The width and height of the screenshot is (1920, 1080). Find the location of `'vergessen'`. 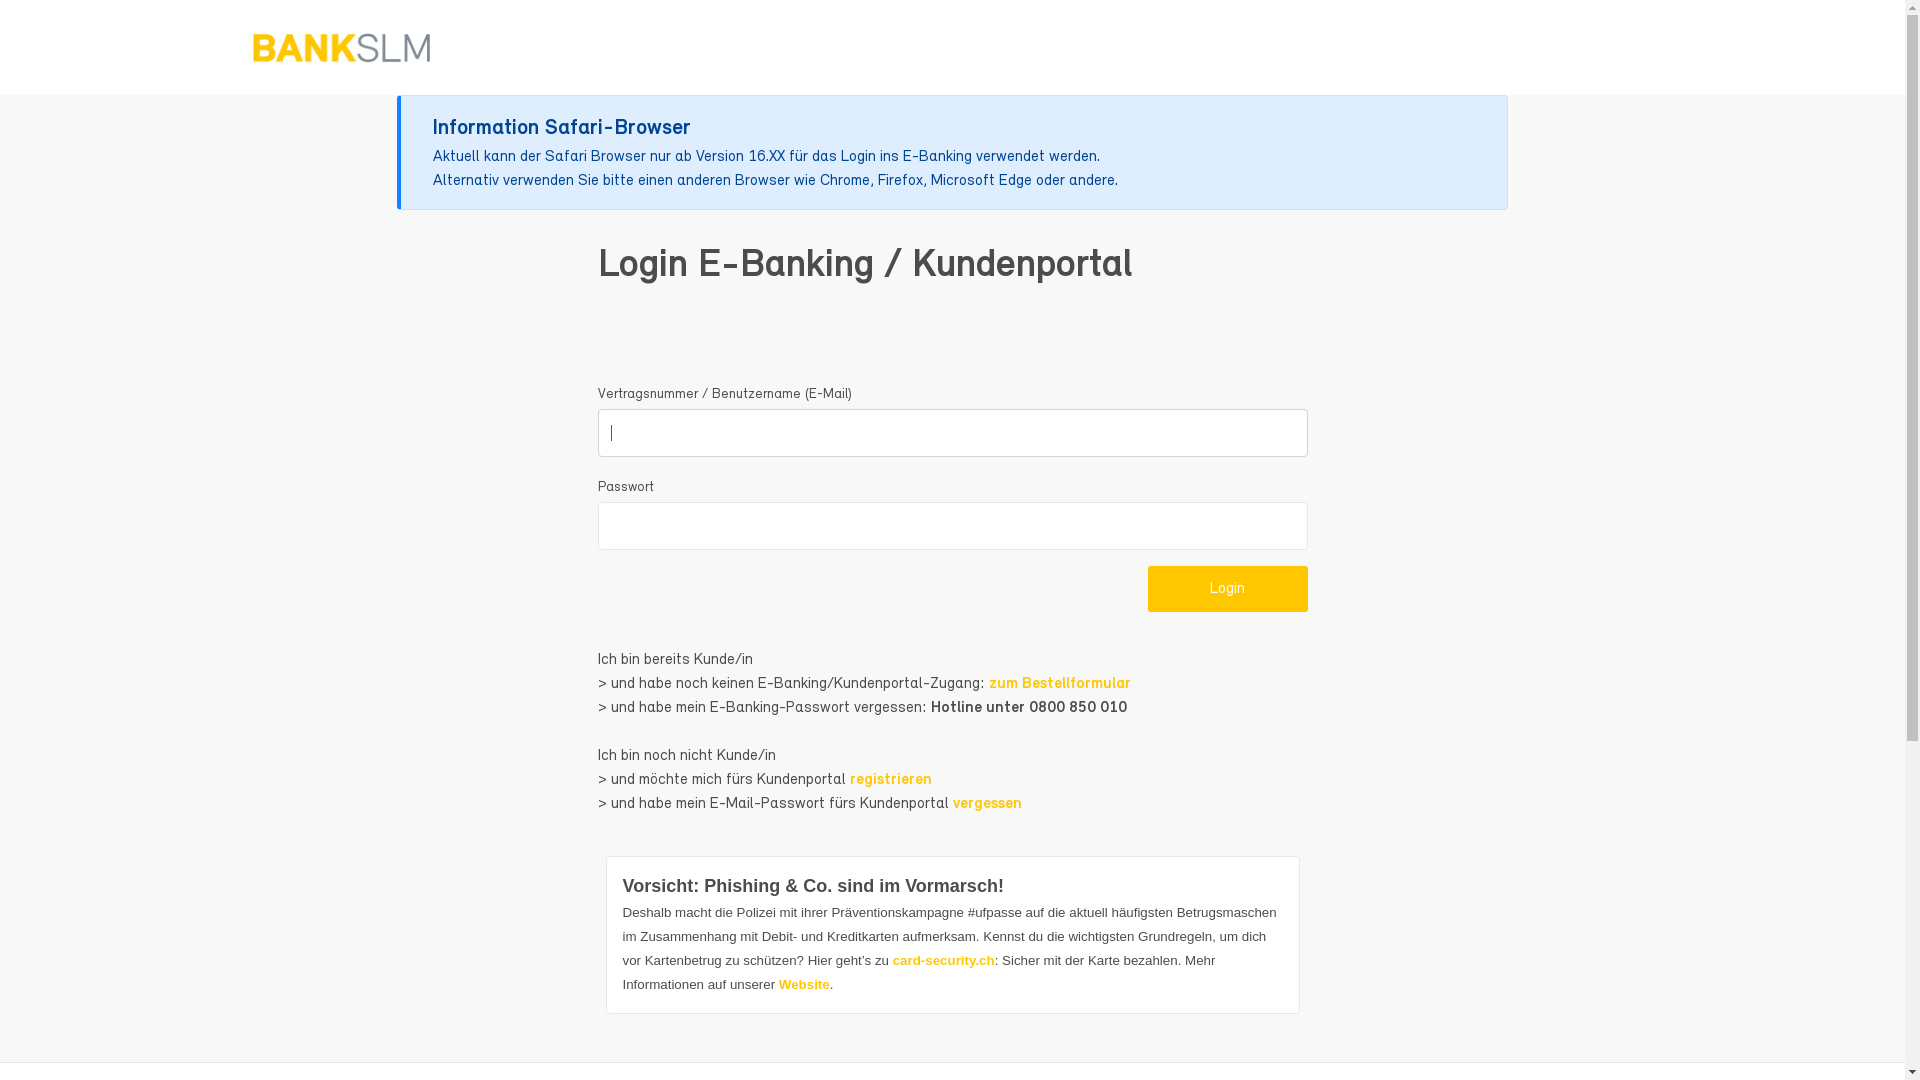

'vergessen' is located at coordinates (986, 802).